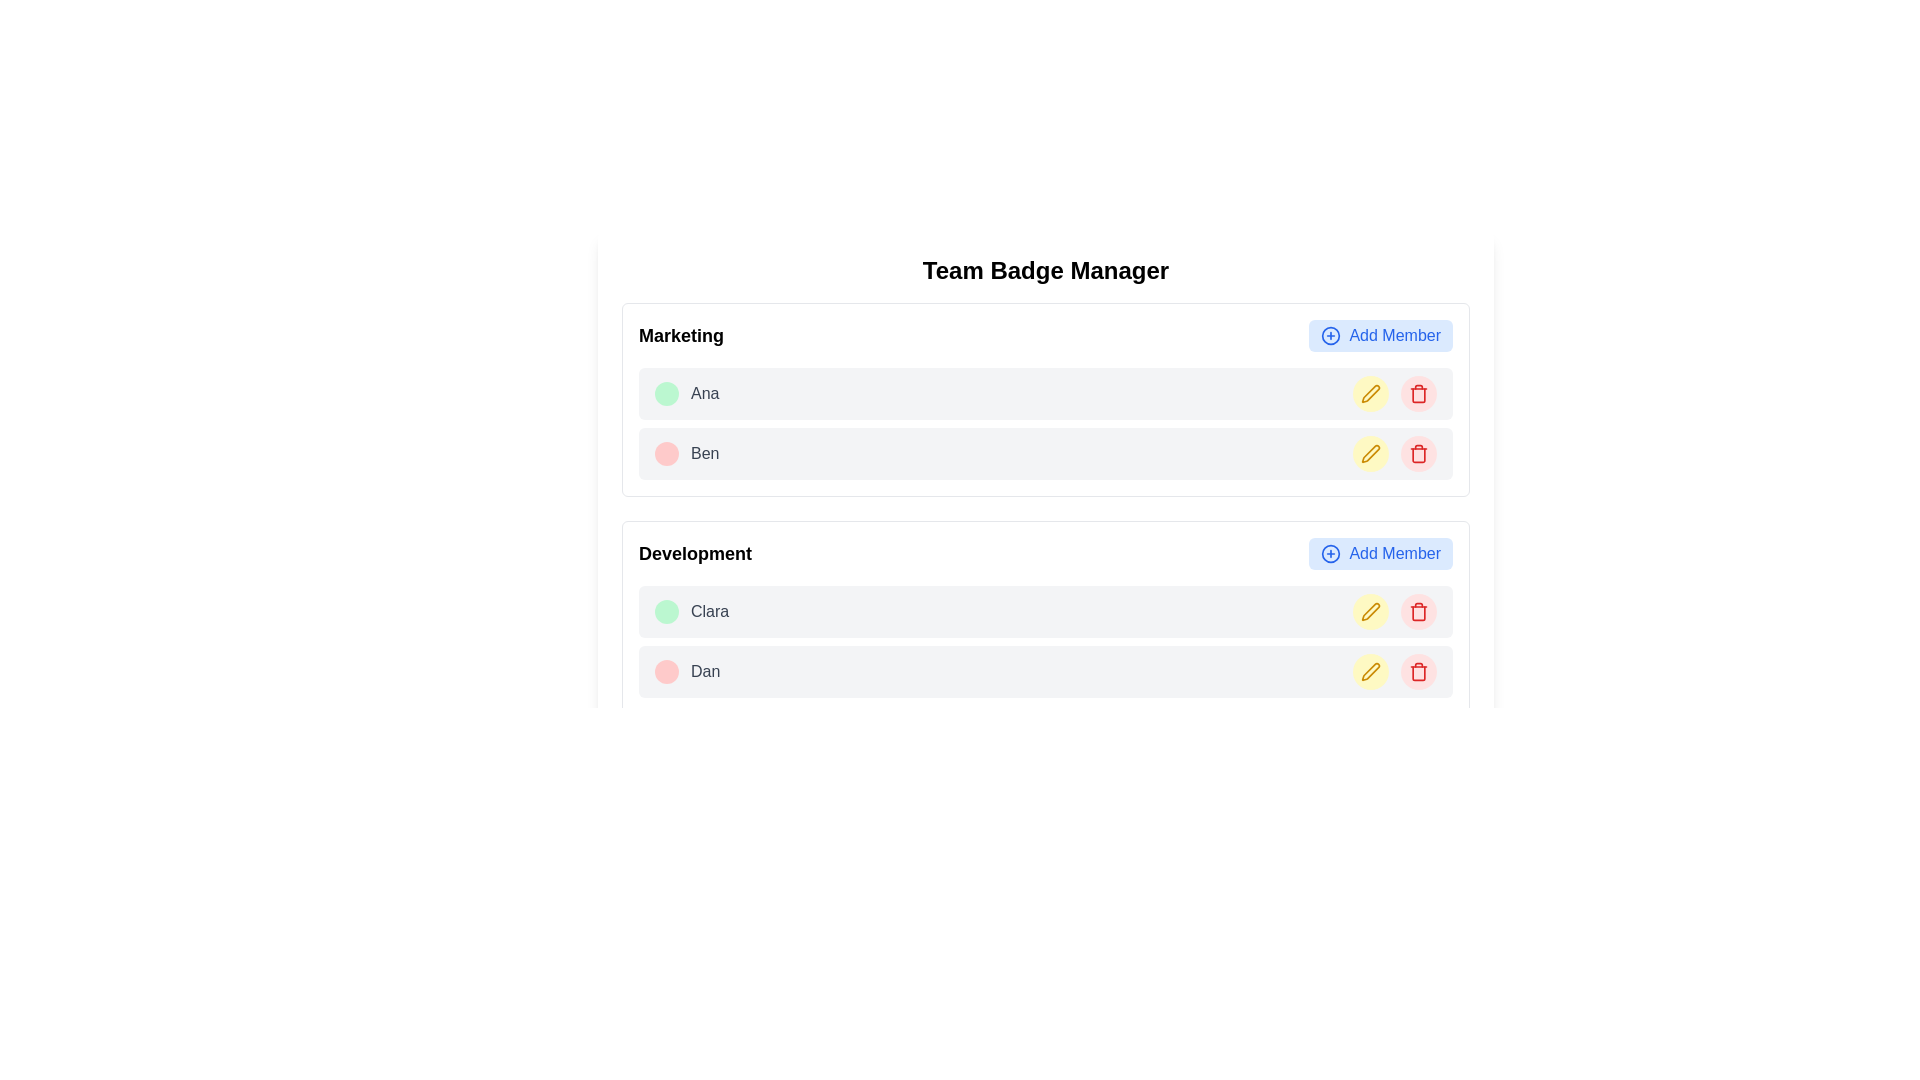 The width and height of the screenshot is (1920, 1080). Describe the element at coordinates (1418, 393) in the screenshot. I see `the small red trash bin icon button located in the row for user 'Ben' under the 'Marketing' section` at that location.